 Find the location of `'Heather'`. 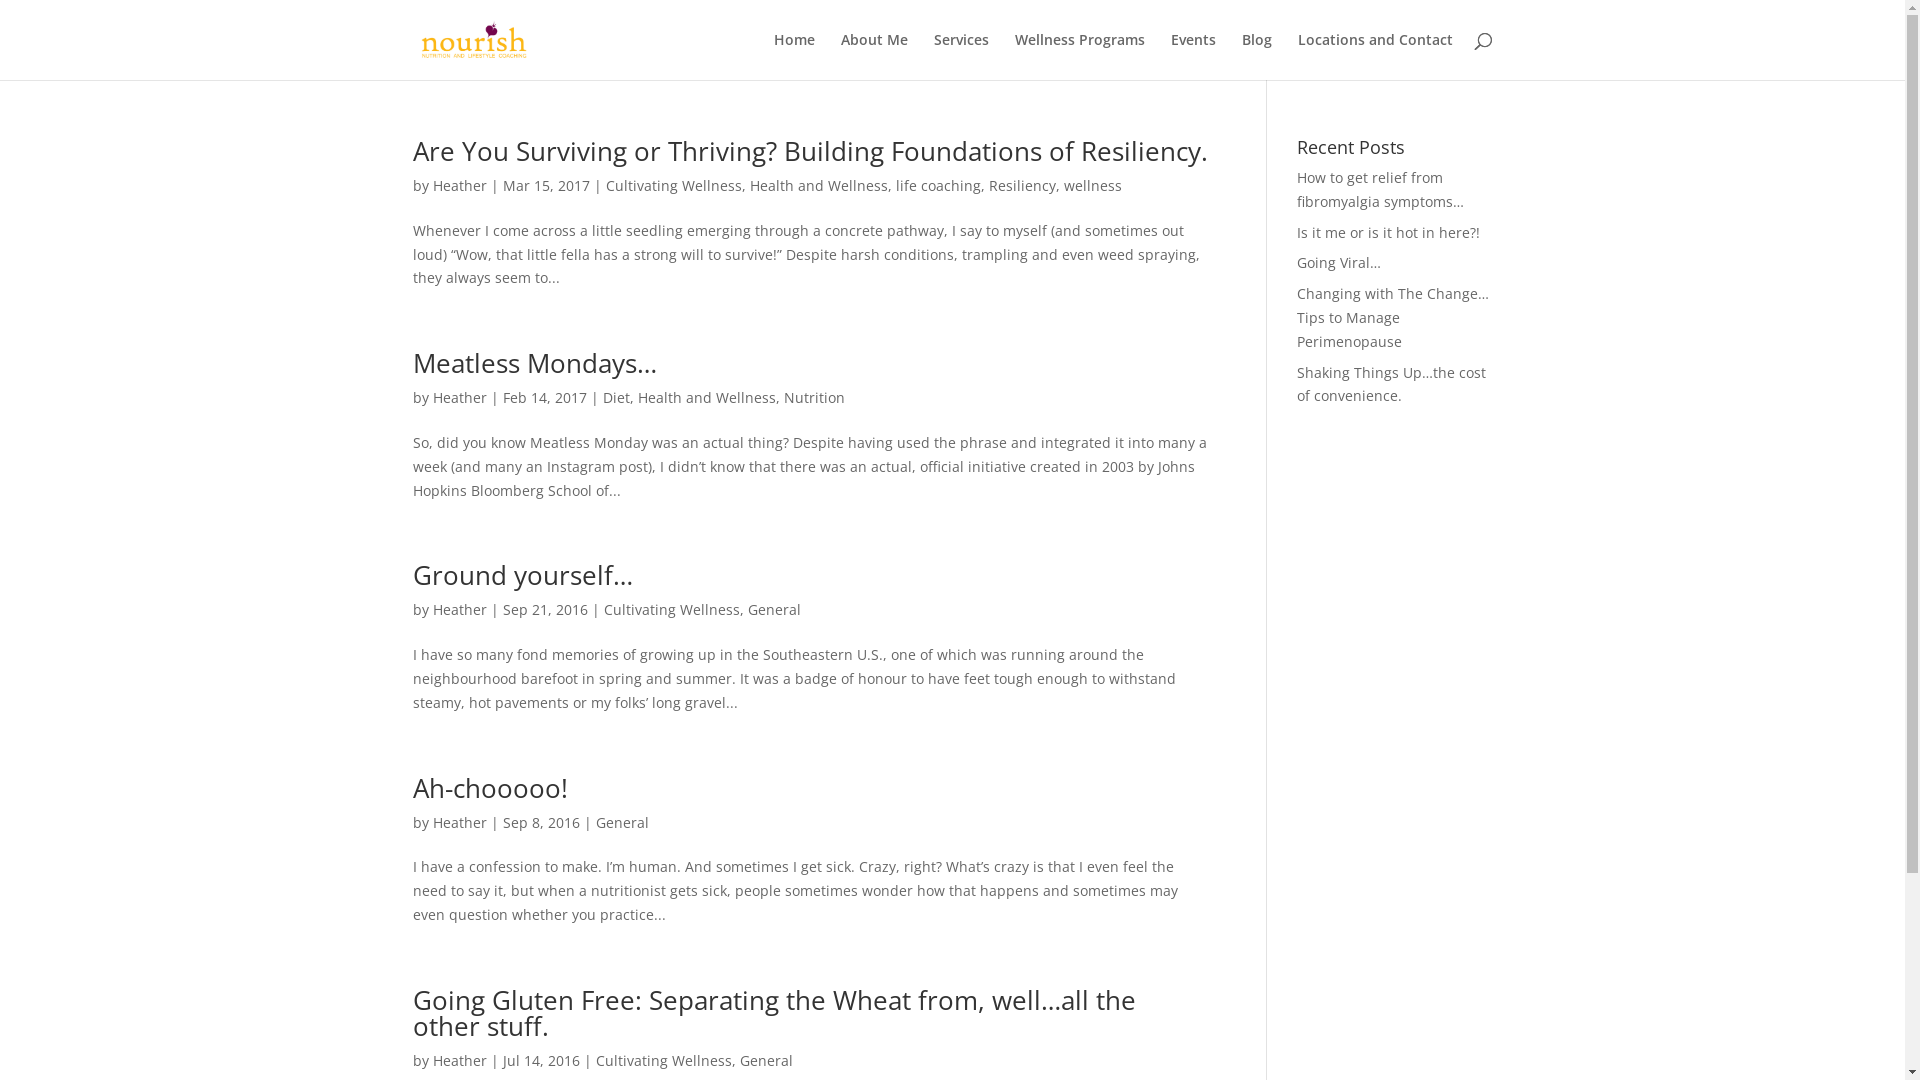

'Heather' is located at coordinates (458, 397).